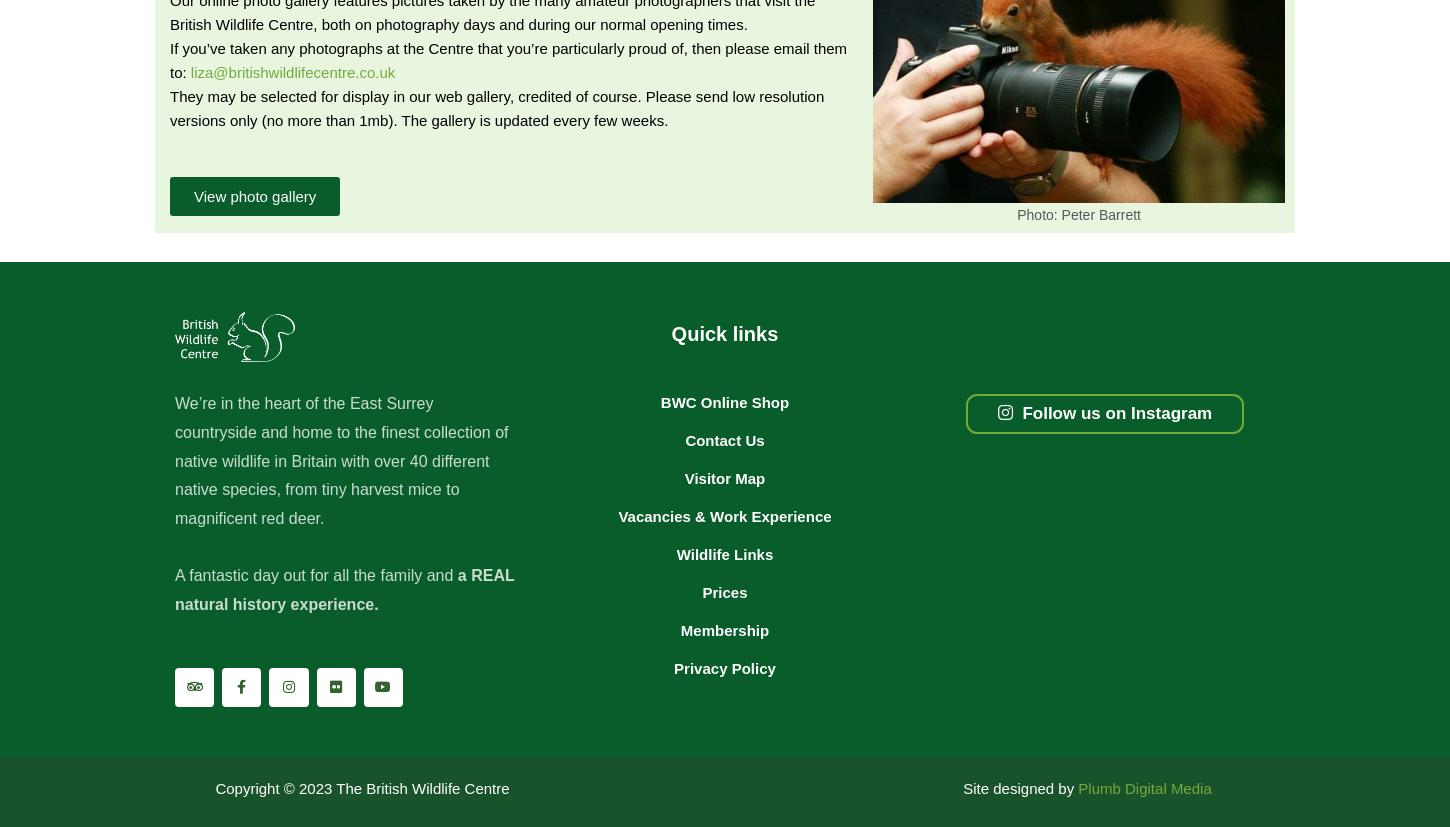 Image resolution: width=1450 pixels, height=827 pixels. I want to click on 'Prices', so click(723, 591).